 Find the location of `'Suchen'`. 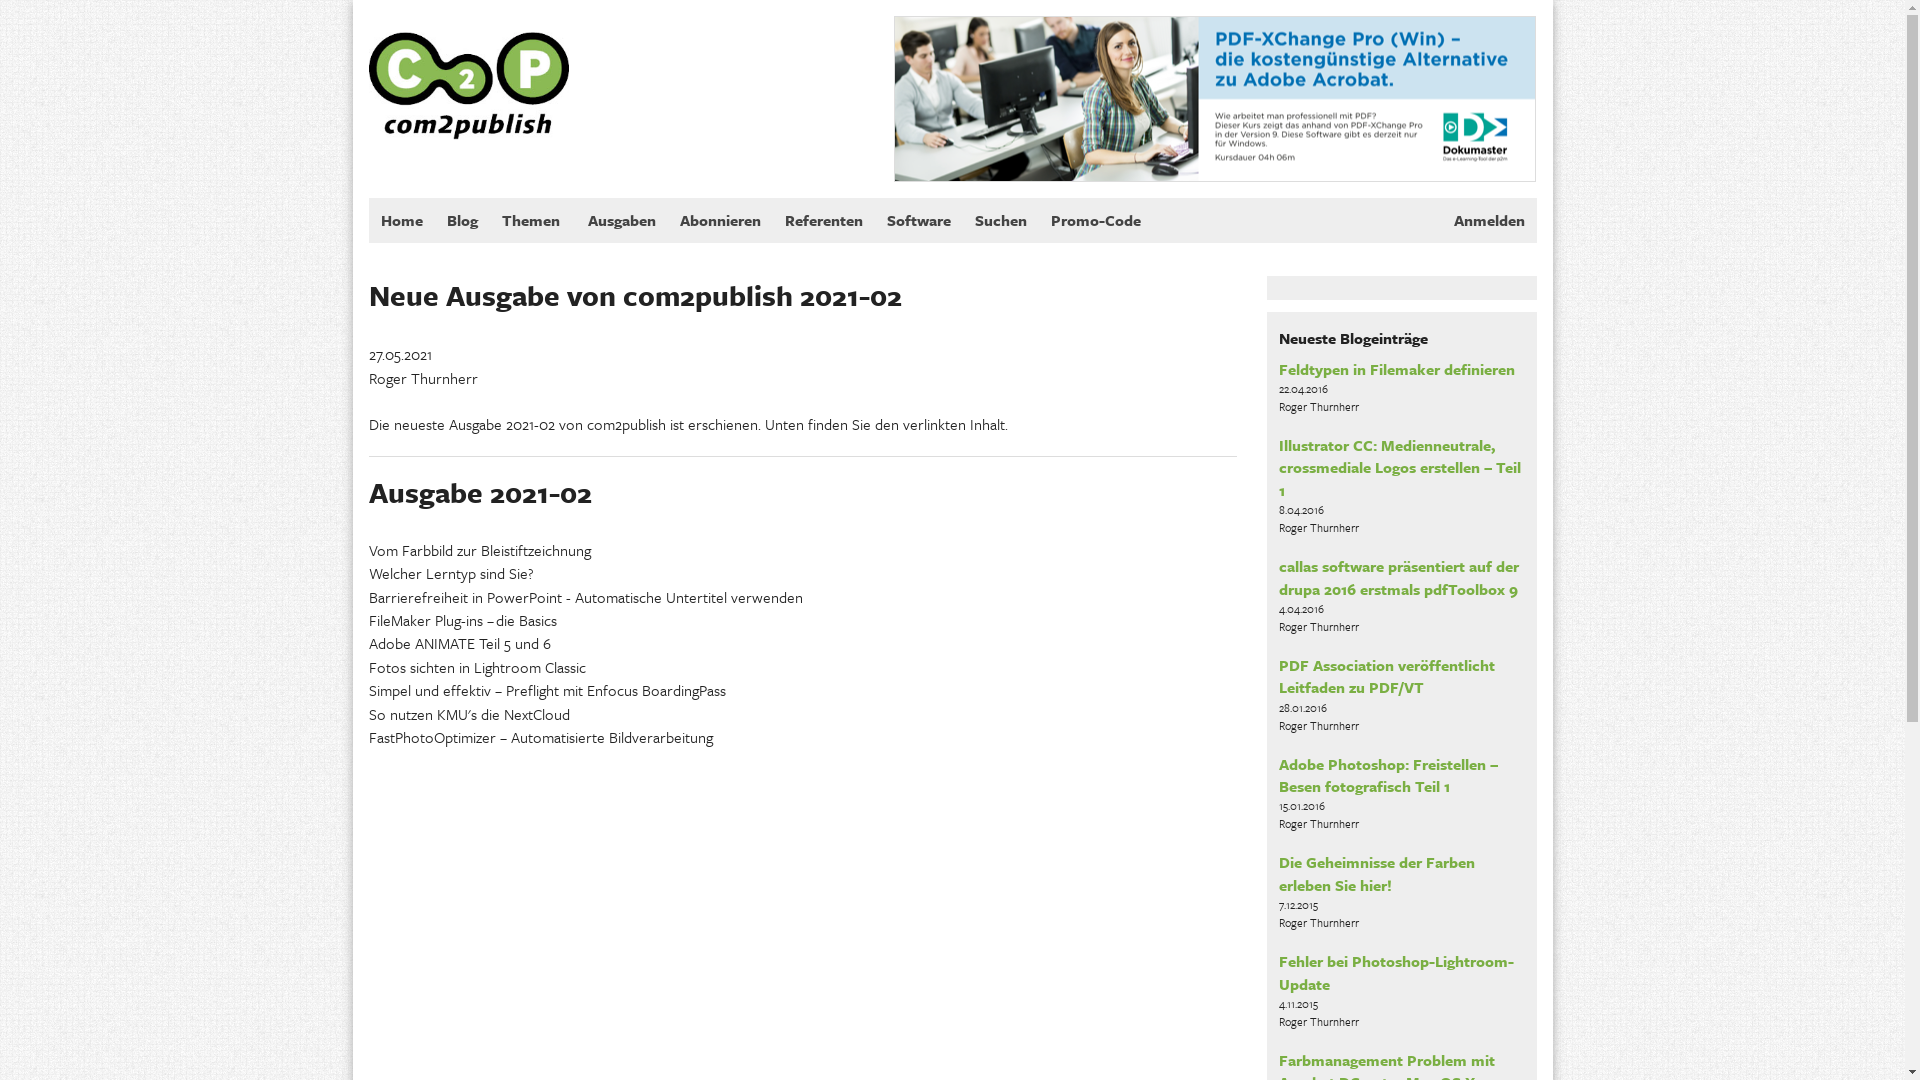

'Suchen' is located at coordinates (961, 220).